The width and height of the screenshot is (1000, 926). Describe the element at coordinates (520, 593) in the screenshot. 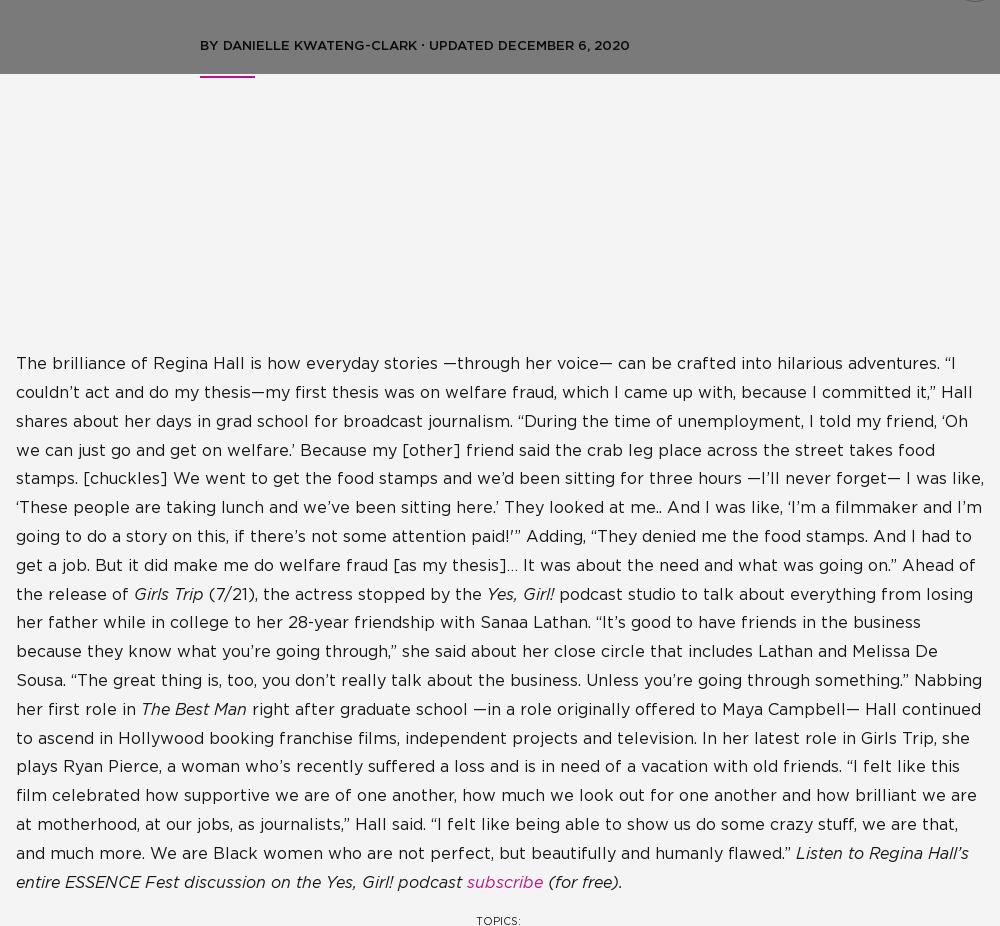

I see `'Yes, Girl!'` at that location.